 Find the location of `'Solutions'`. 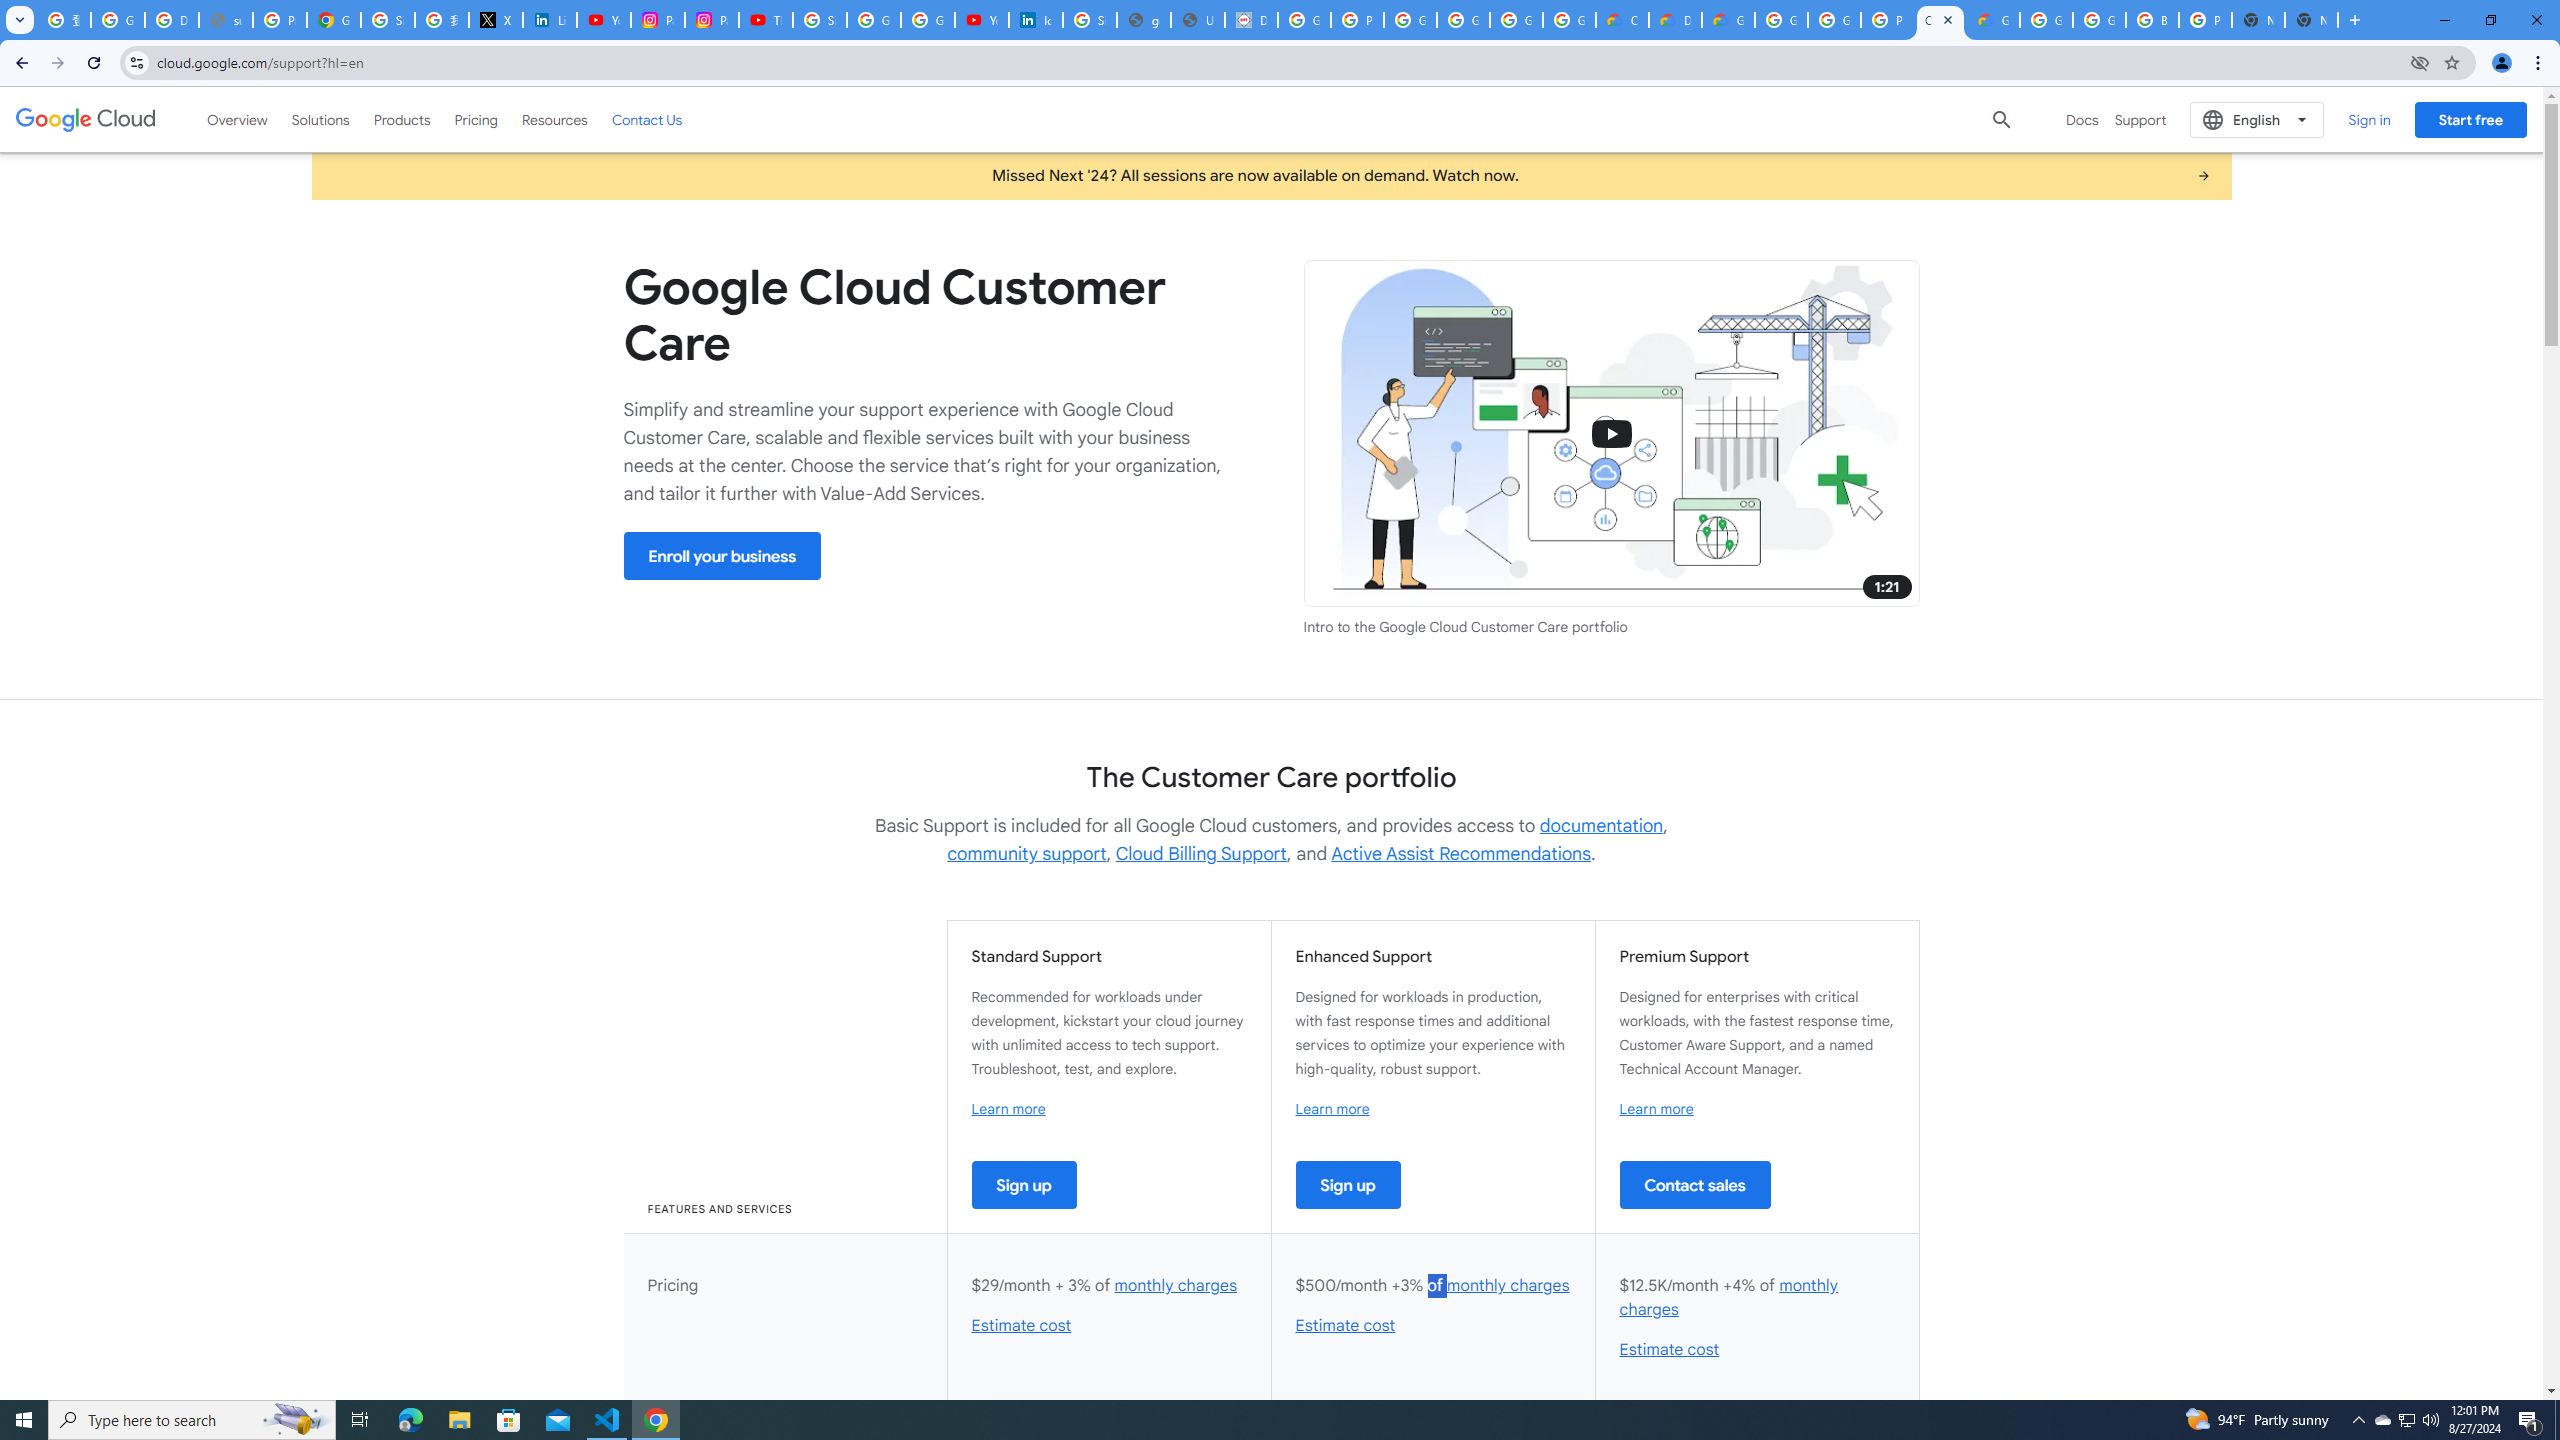

'Solutions' is located at coordinates (319, 118).